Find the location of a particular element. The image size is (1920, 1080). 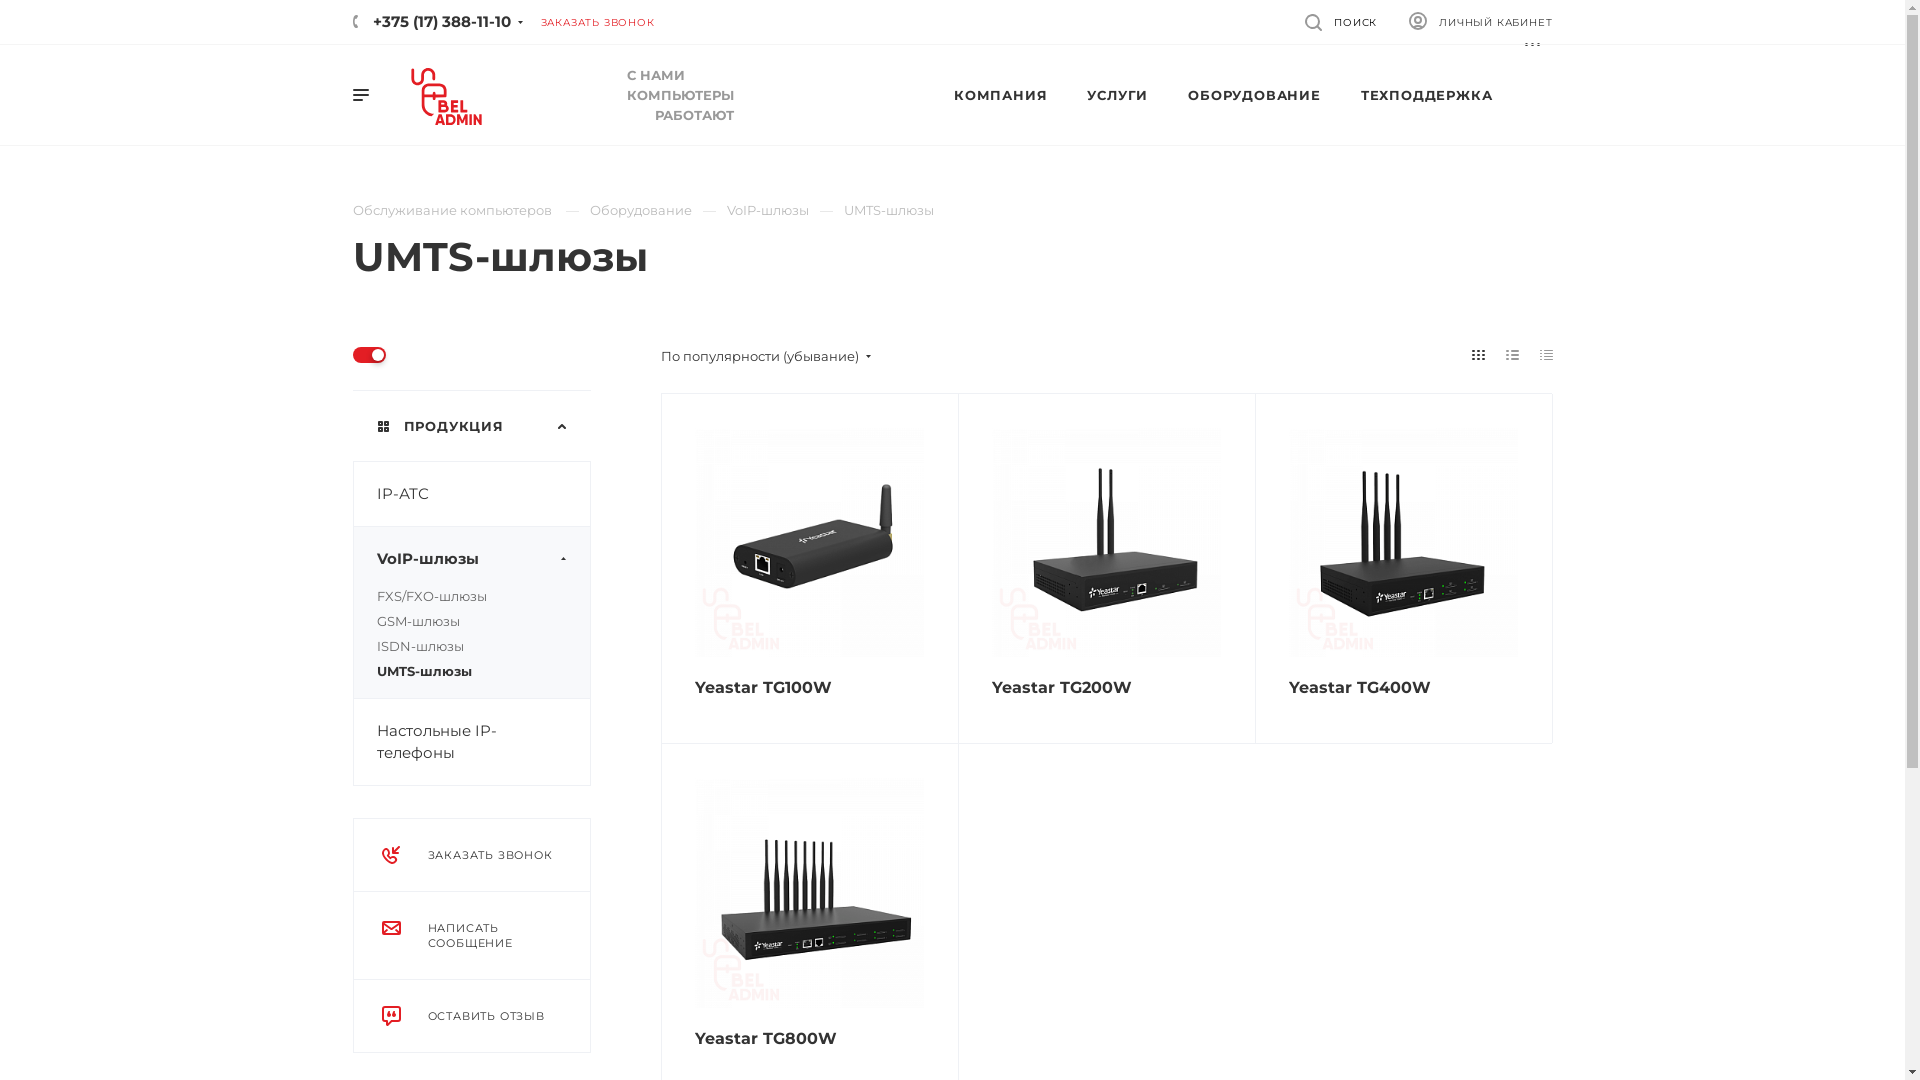

'beladmin.by' is located at coordinates (445, 96).